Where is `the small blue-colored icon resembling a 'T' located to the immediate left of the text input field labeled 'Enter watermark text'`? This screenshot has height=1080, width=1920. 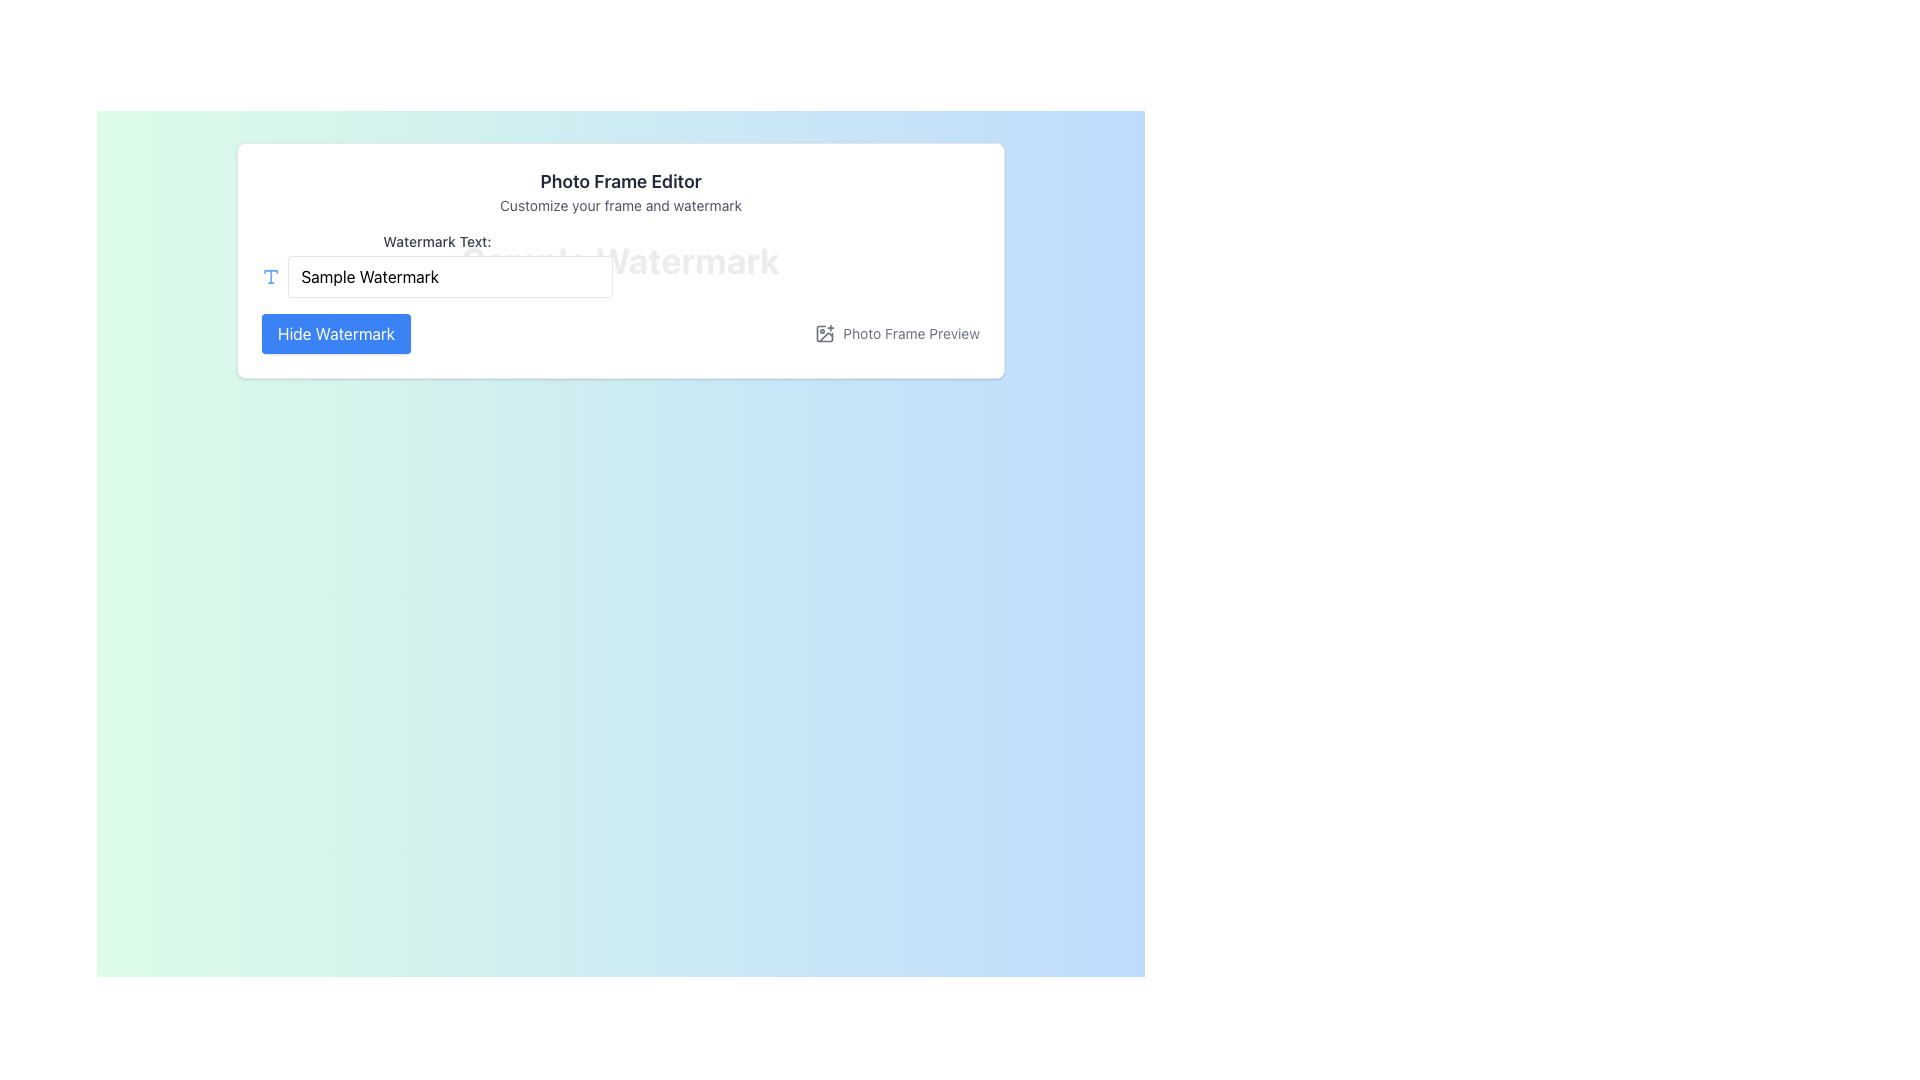 the small blue-colored icon resembling a 'T' located to the immediate left of the text input field labeled 'Enter watermark text' is located at coordinates (270, 277).